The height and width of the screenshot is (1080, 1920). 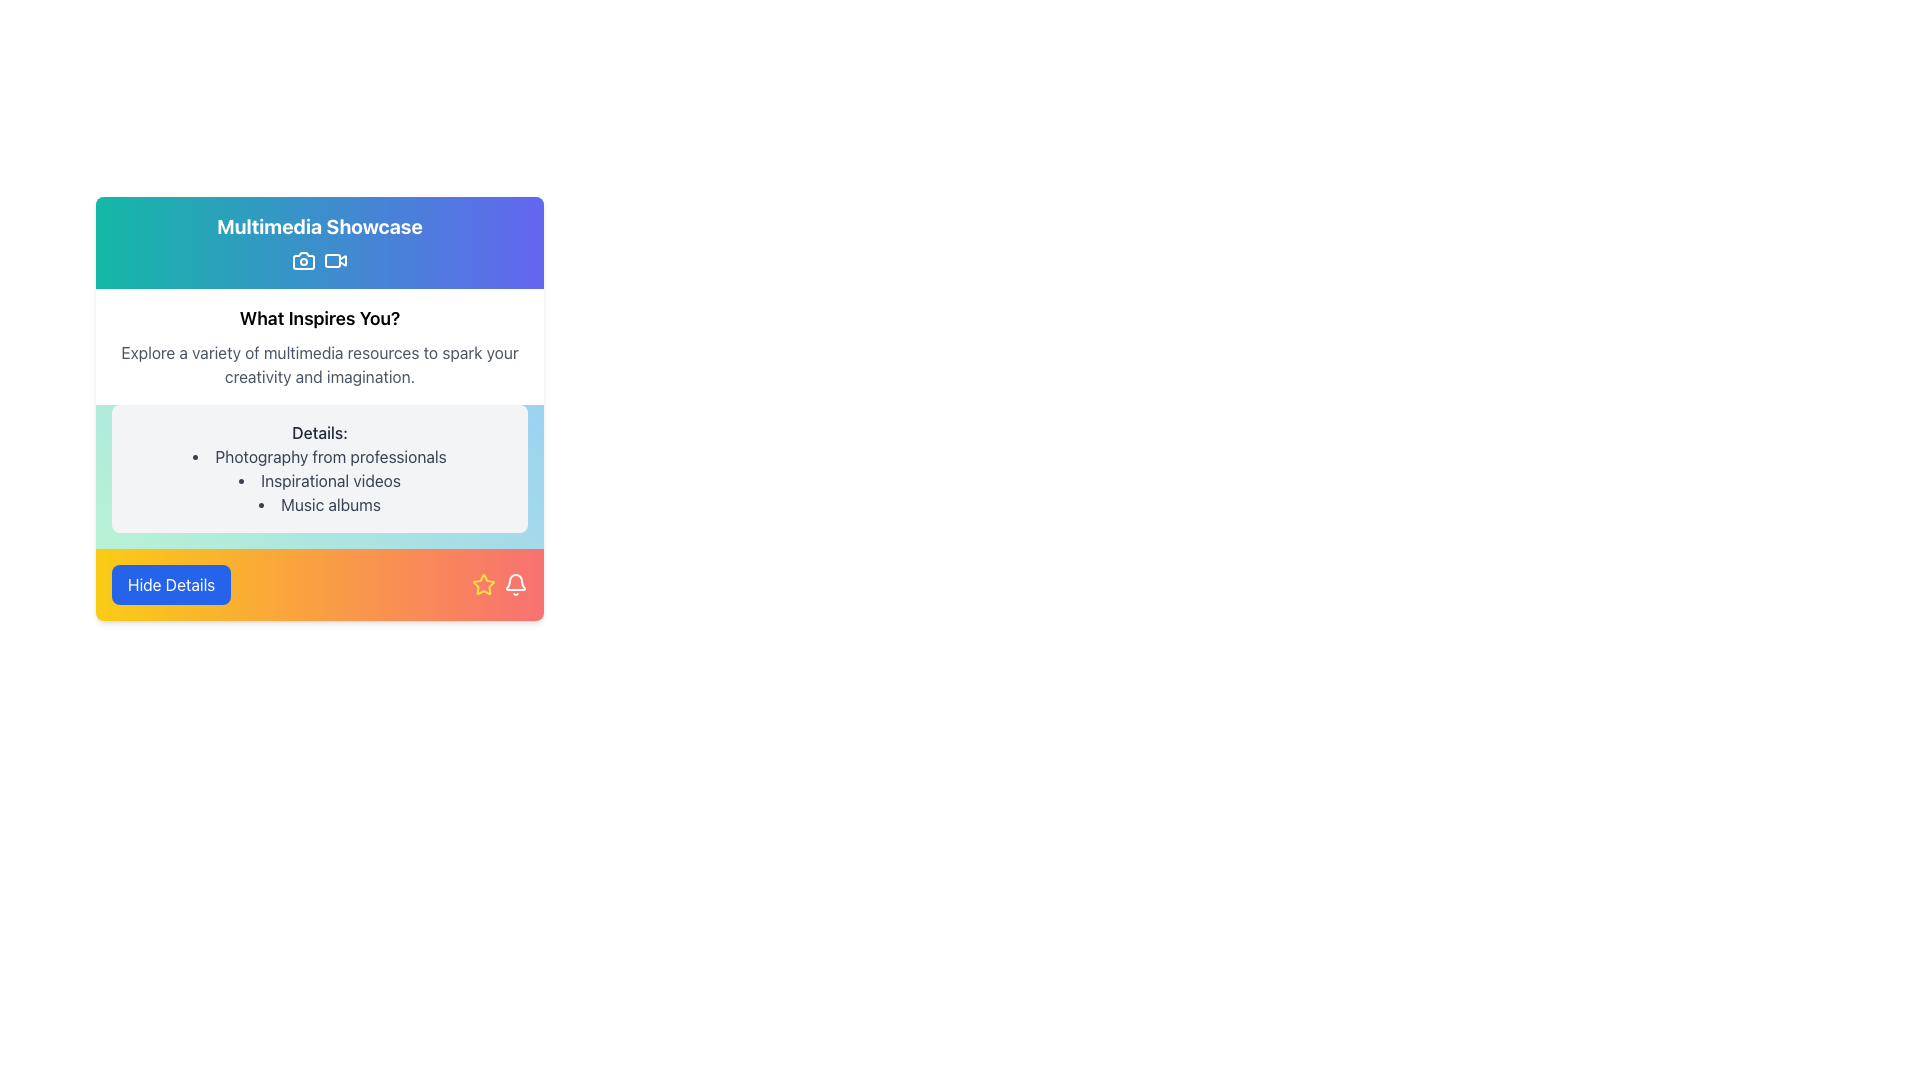 I want to click on the text label that categorically references 'Inspirational videos', located as the second item in a bulleted list within the card interface, so click(x=320, y=481).